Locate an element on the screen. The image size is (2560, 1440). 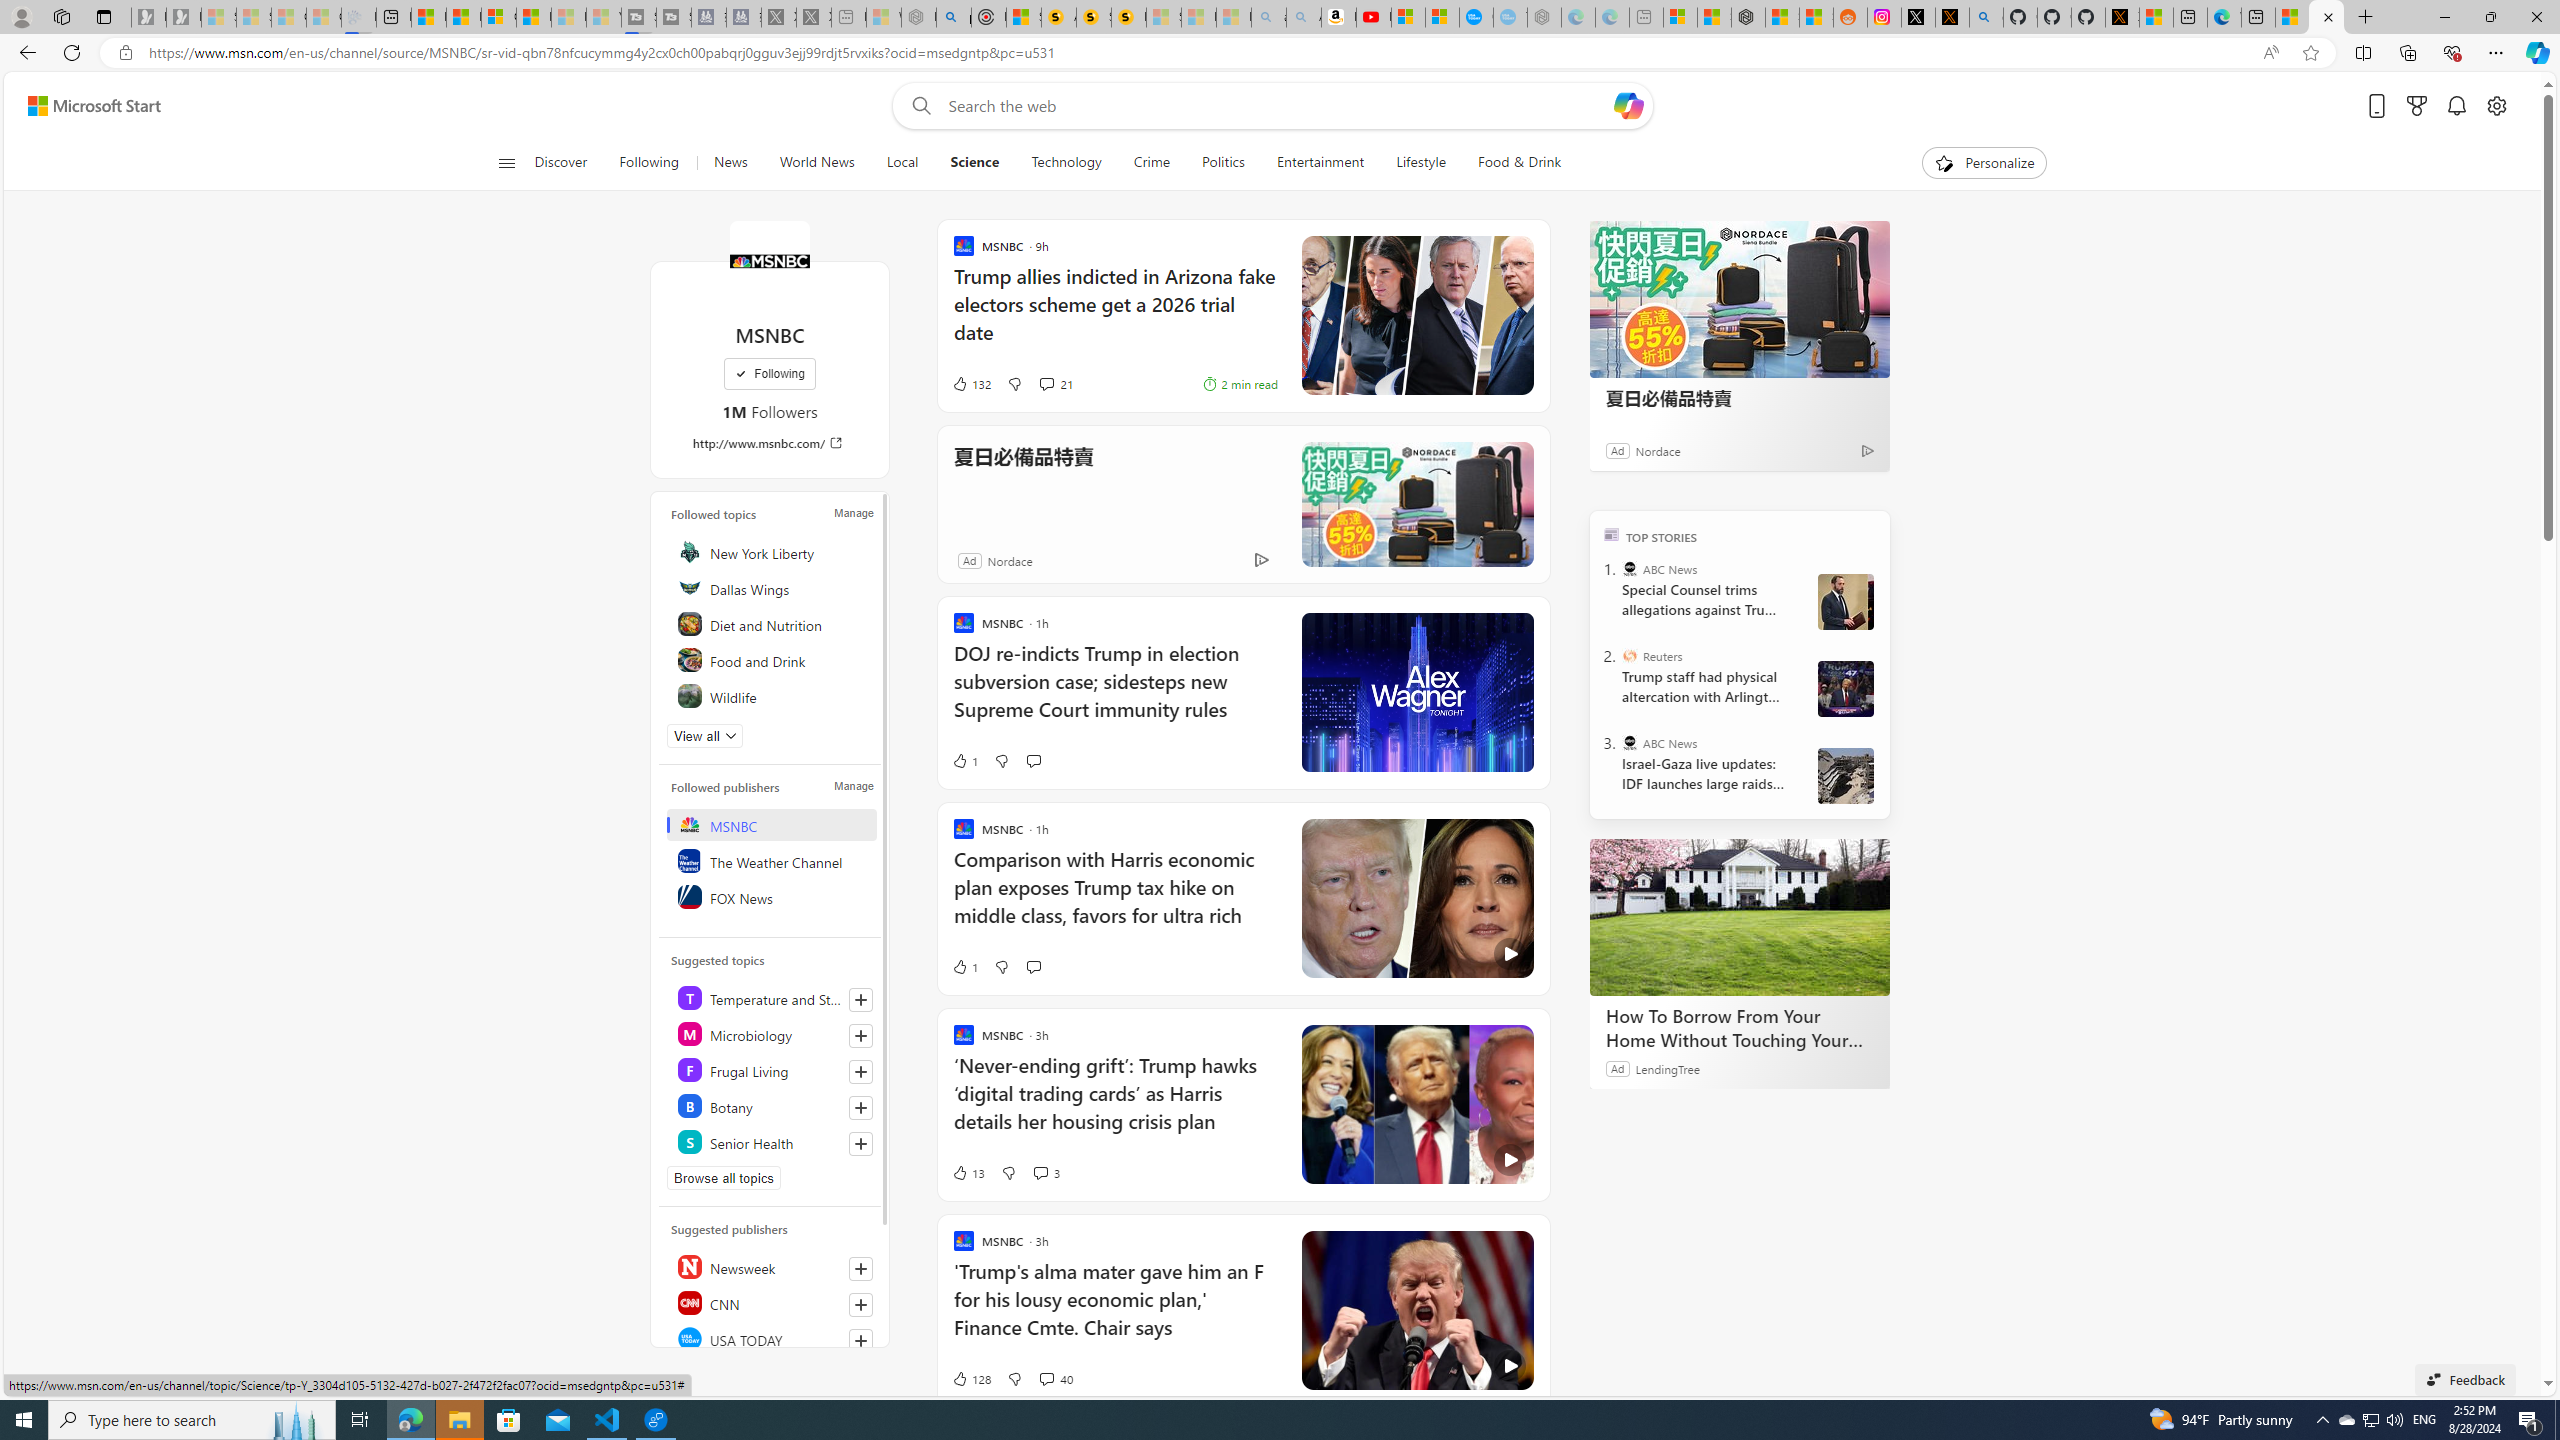
'Nordace - Nordace has arrived Hong Kong - Sleeping' is located at coordinates (1542, 16).